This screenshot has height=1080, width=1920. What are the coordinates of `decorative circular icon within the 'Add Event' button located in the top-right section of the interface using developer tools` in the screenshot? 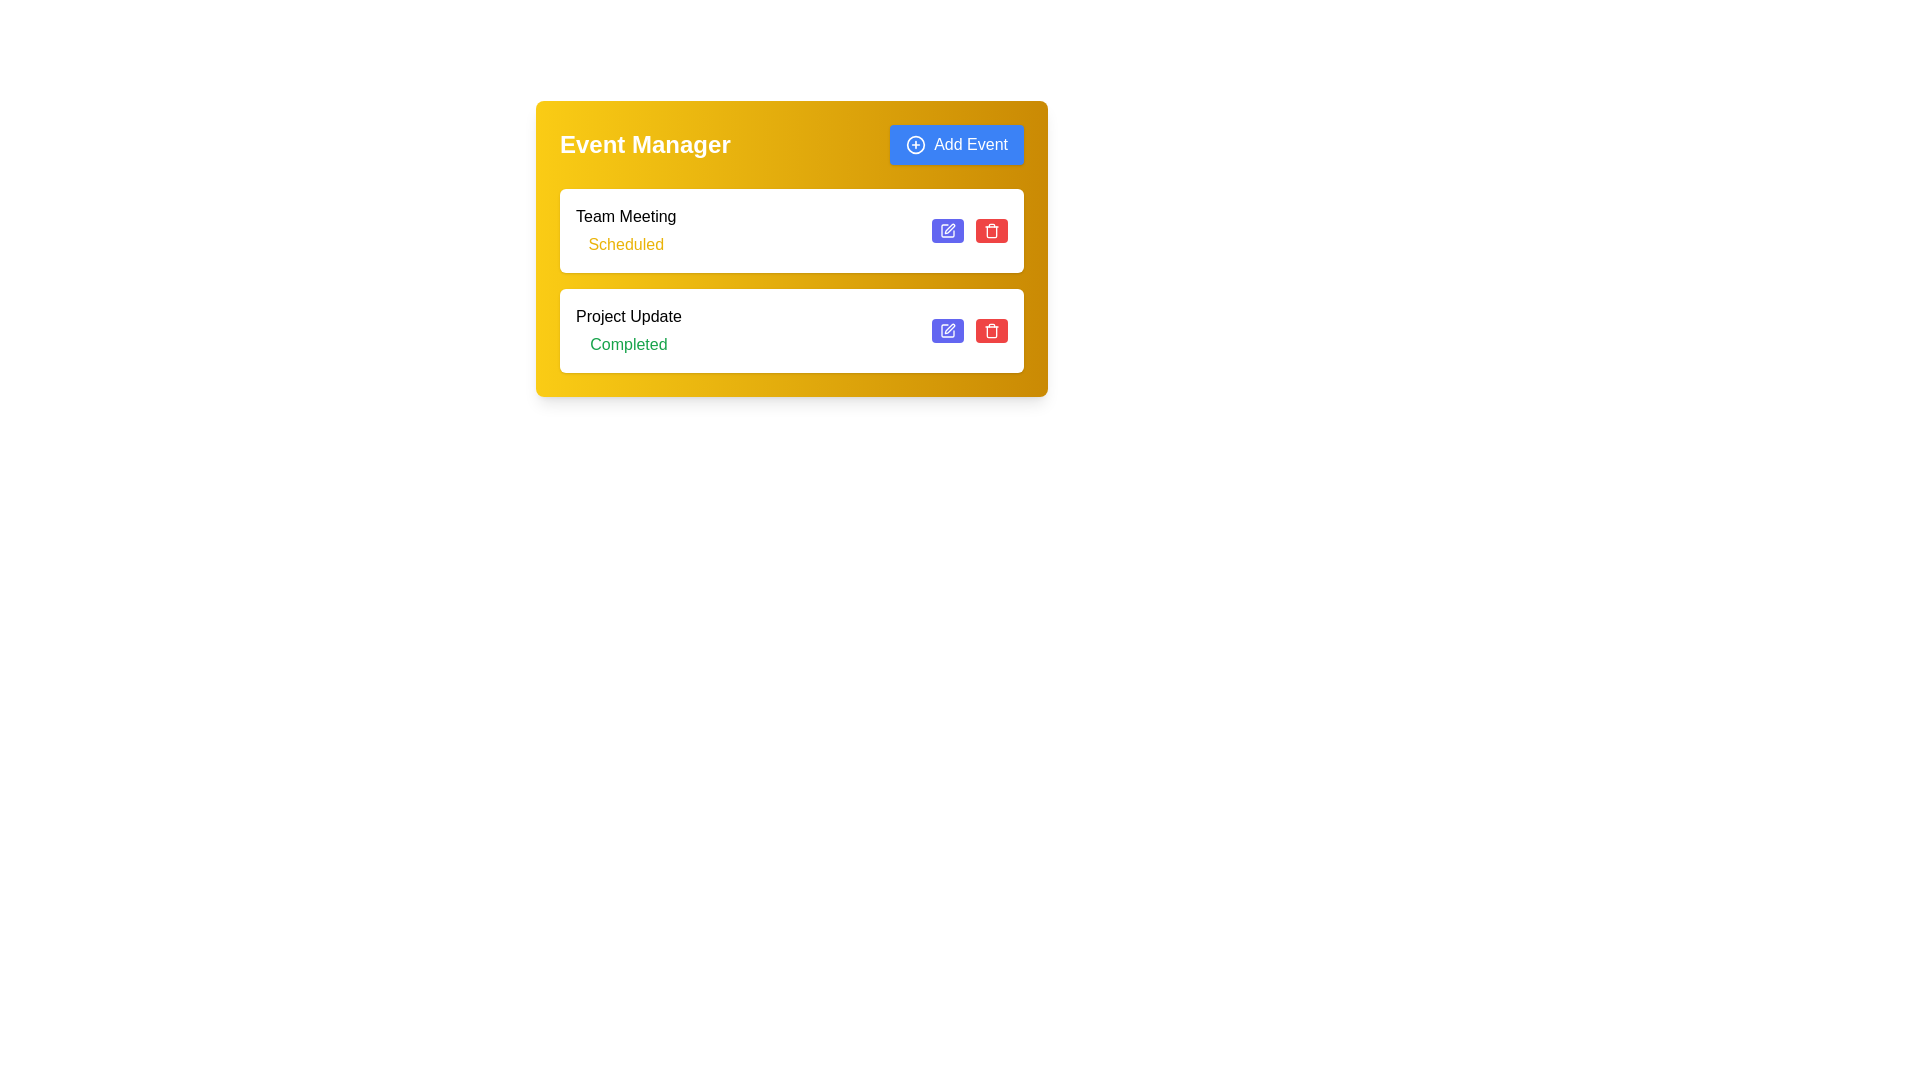 It's located at (915, 144).